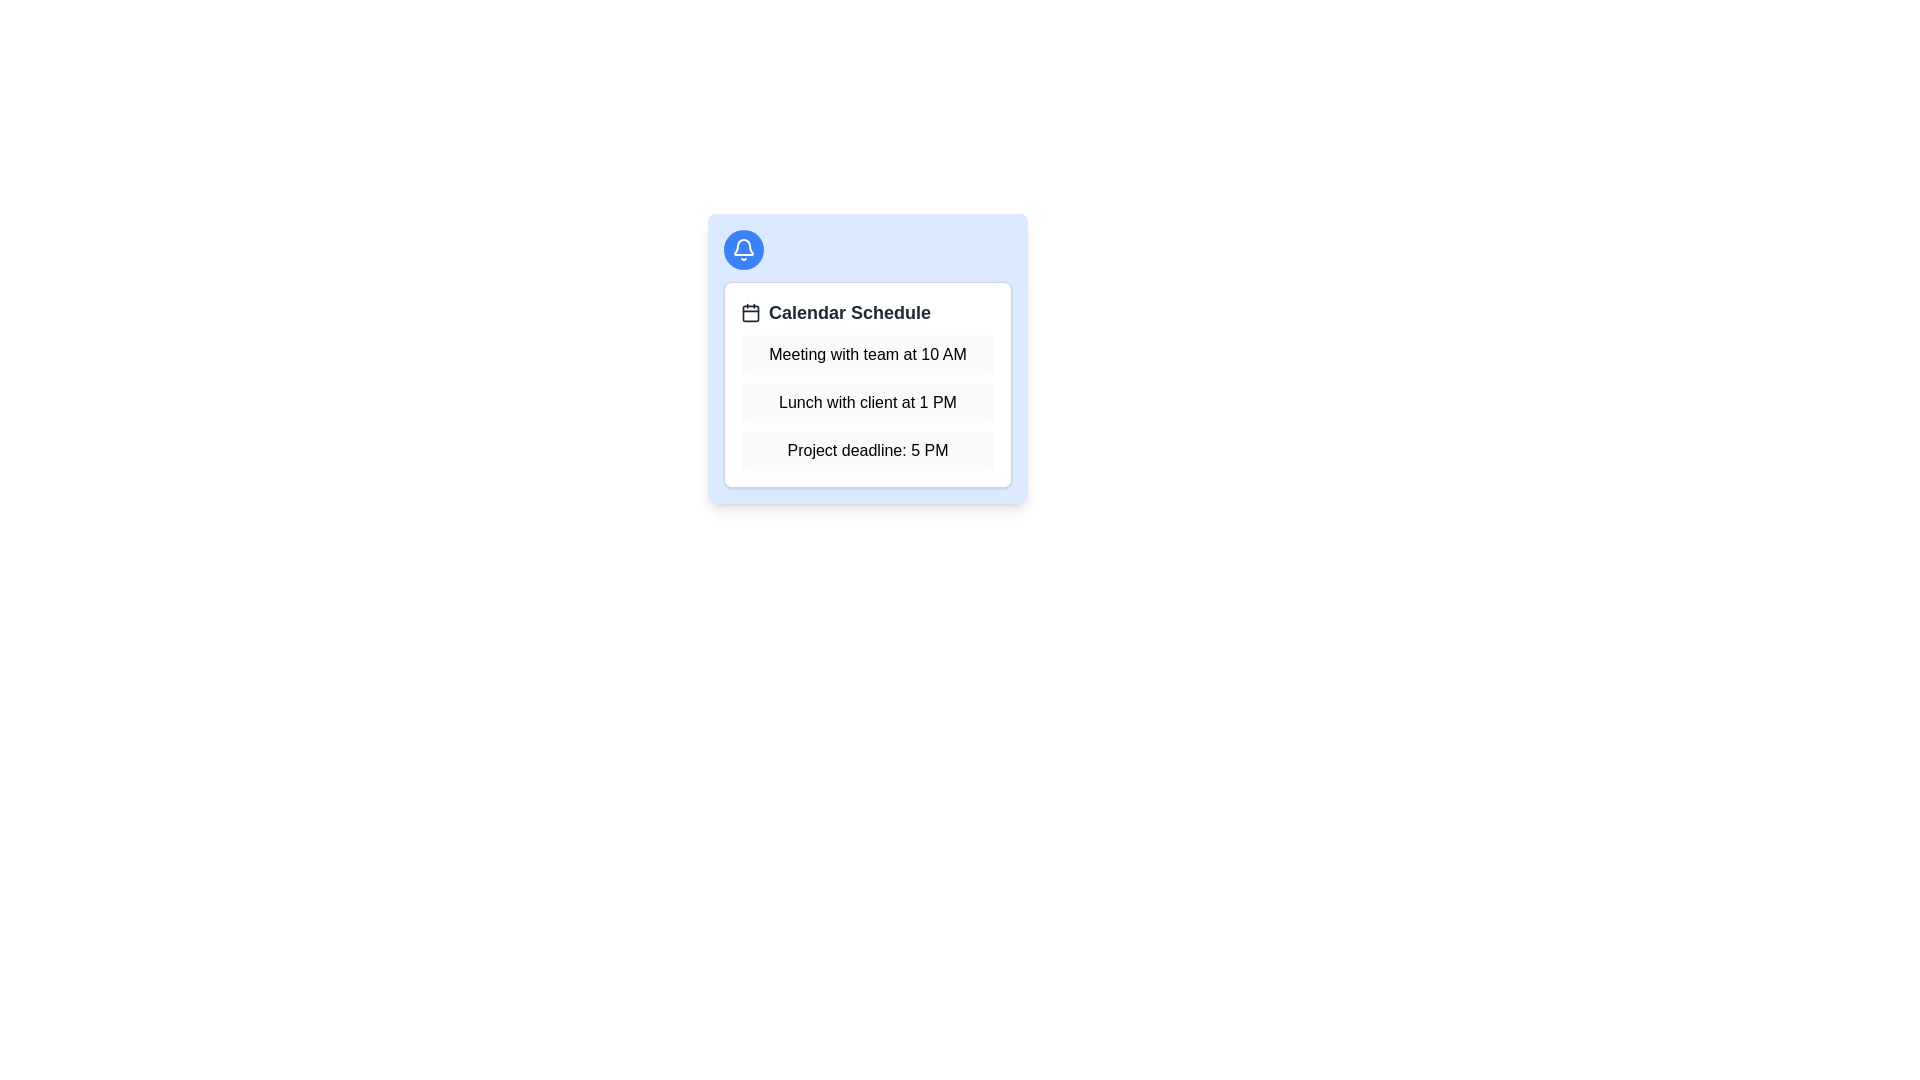 This screenshot has height=1080, width=1920. What do you see at coordinates (868, 353) in the screenshot?
I see `the information displayed in the event reminder for the meeting scheduled at 10 AM, which is located in the first position of the stacked items under 'Calendar Schedule'` at bounding box center [868, 353].